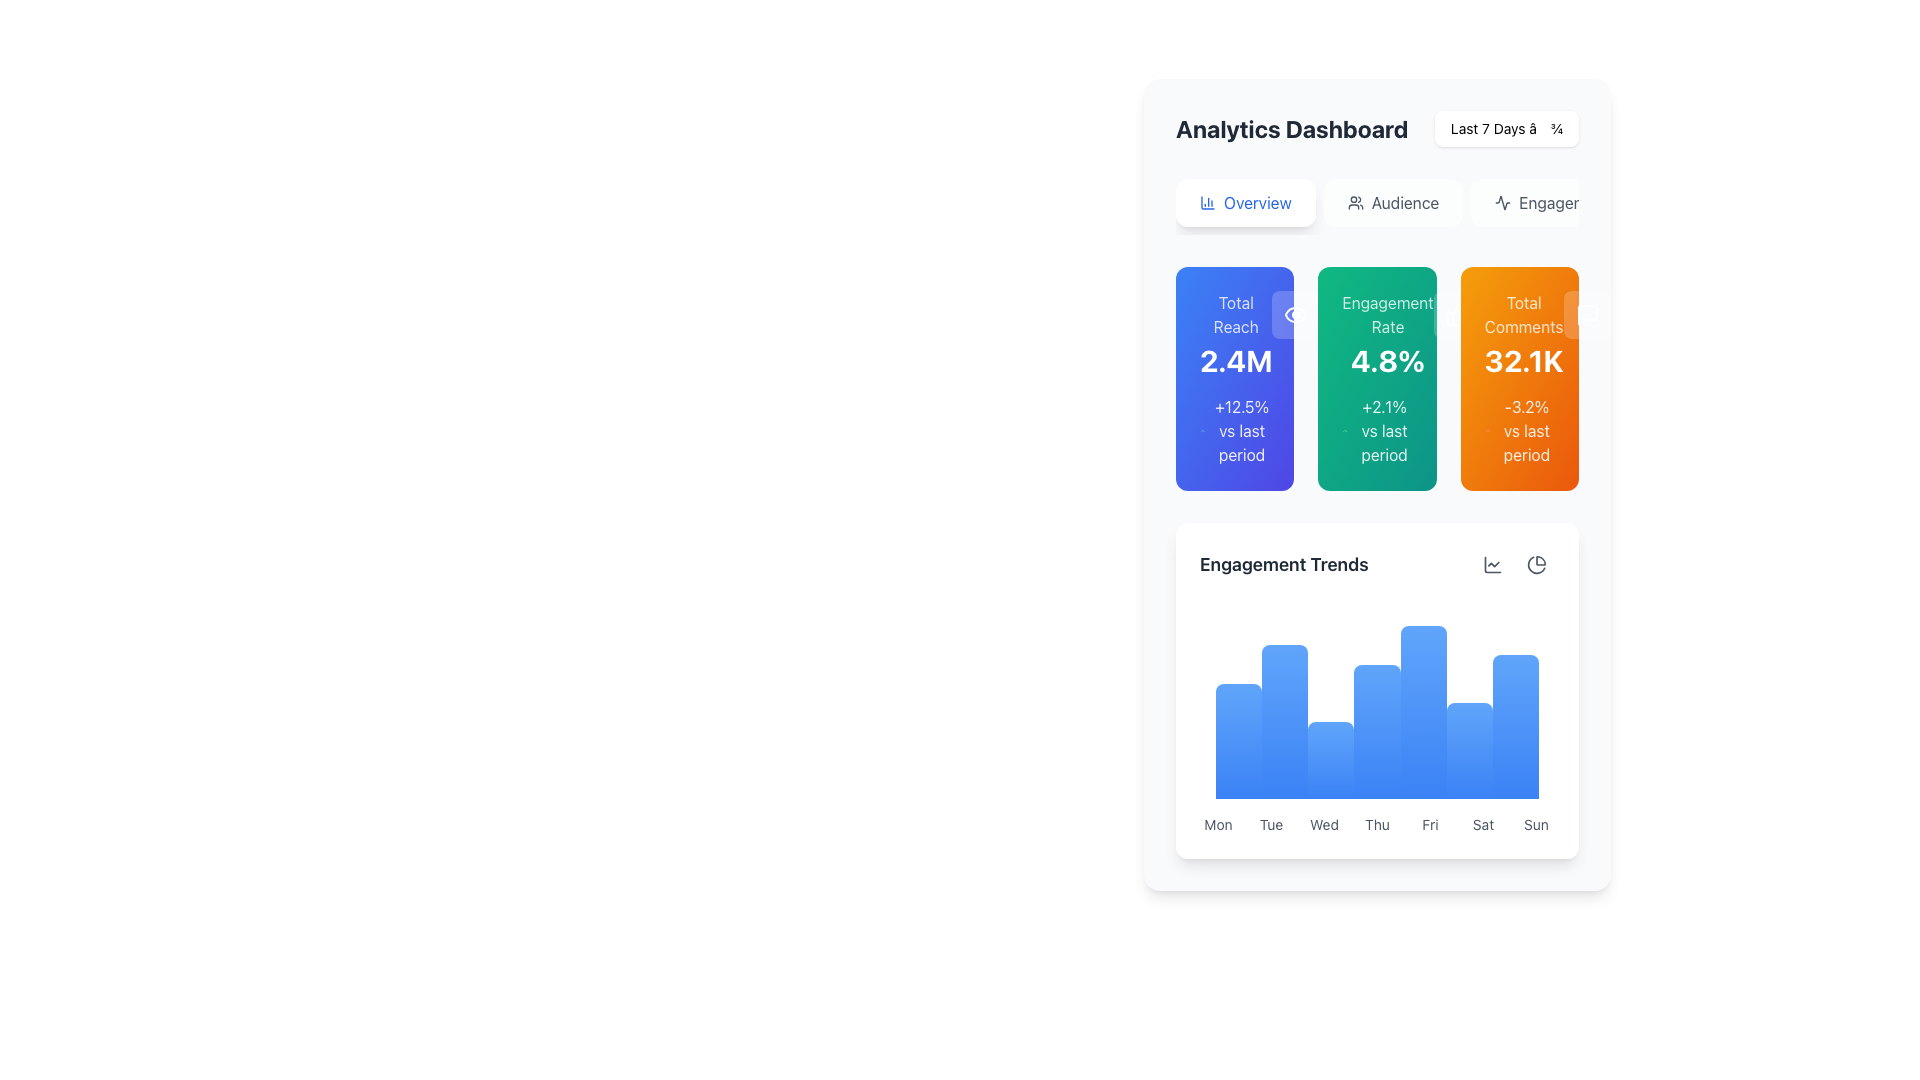 The image size is (1920, 1080). Describe the element at coordinates (1376, 430) in the screenshot. I see `the text label reading '+2.1% vs last period' located below the bold percentage value (4.8%) in the Engagement Rate card to utilize the information conveyed in the label for understanding trends` at that location.